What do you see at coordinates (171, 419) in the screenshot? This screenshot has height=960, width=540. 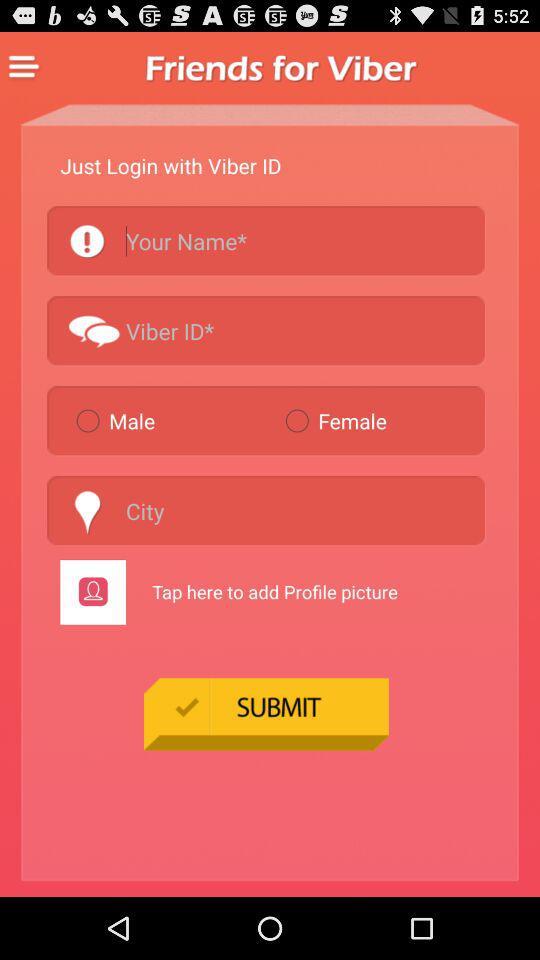 I see `the icon next to the female icon` at bounding box center [171, 419].